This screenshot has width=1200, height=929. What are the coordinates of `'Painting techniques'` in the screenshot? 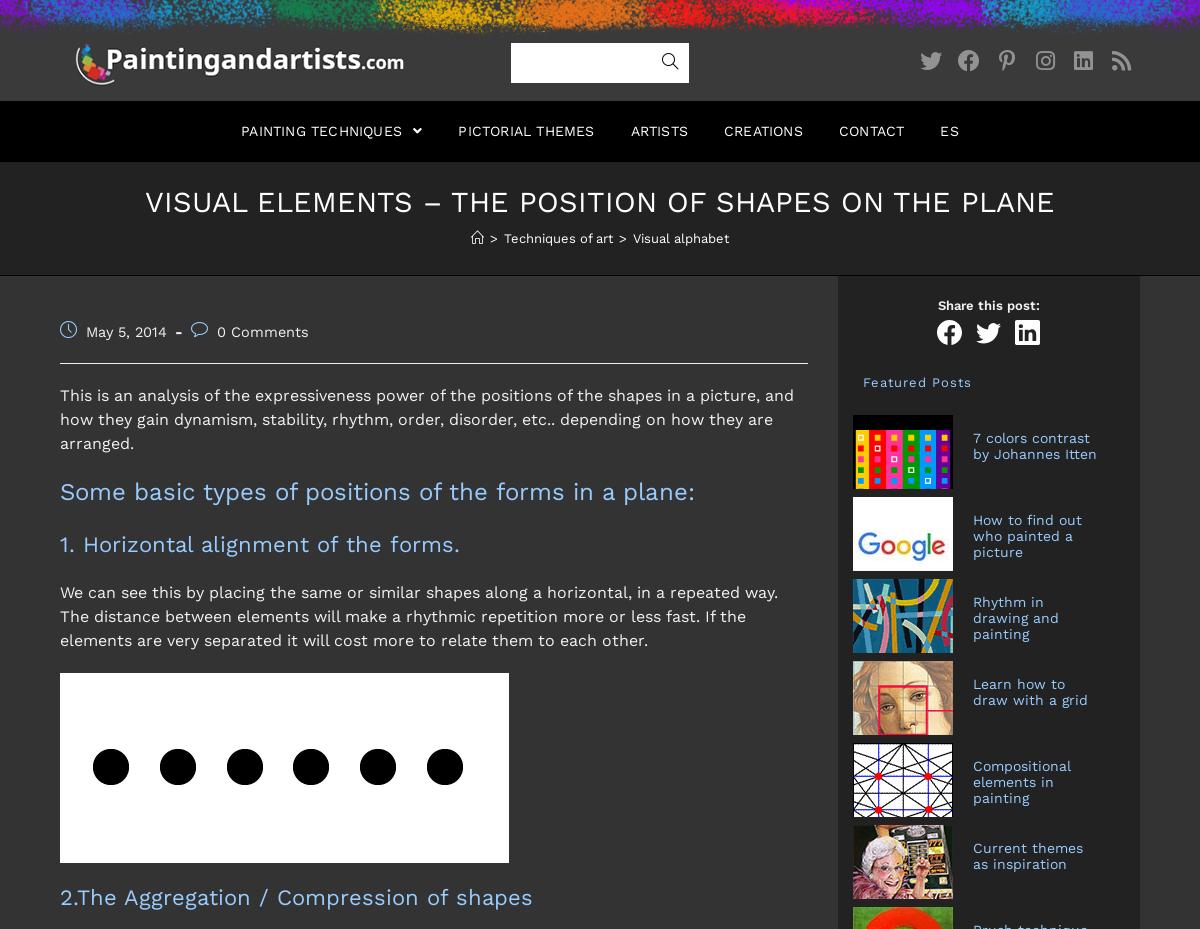 It's located at (324, 130).